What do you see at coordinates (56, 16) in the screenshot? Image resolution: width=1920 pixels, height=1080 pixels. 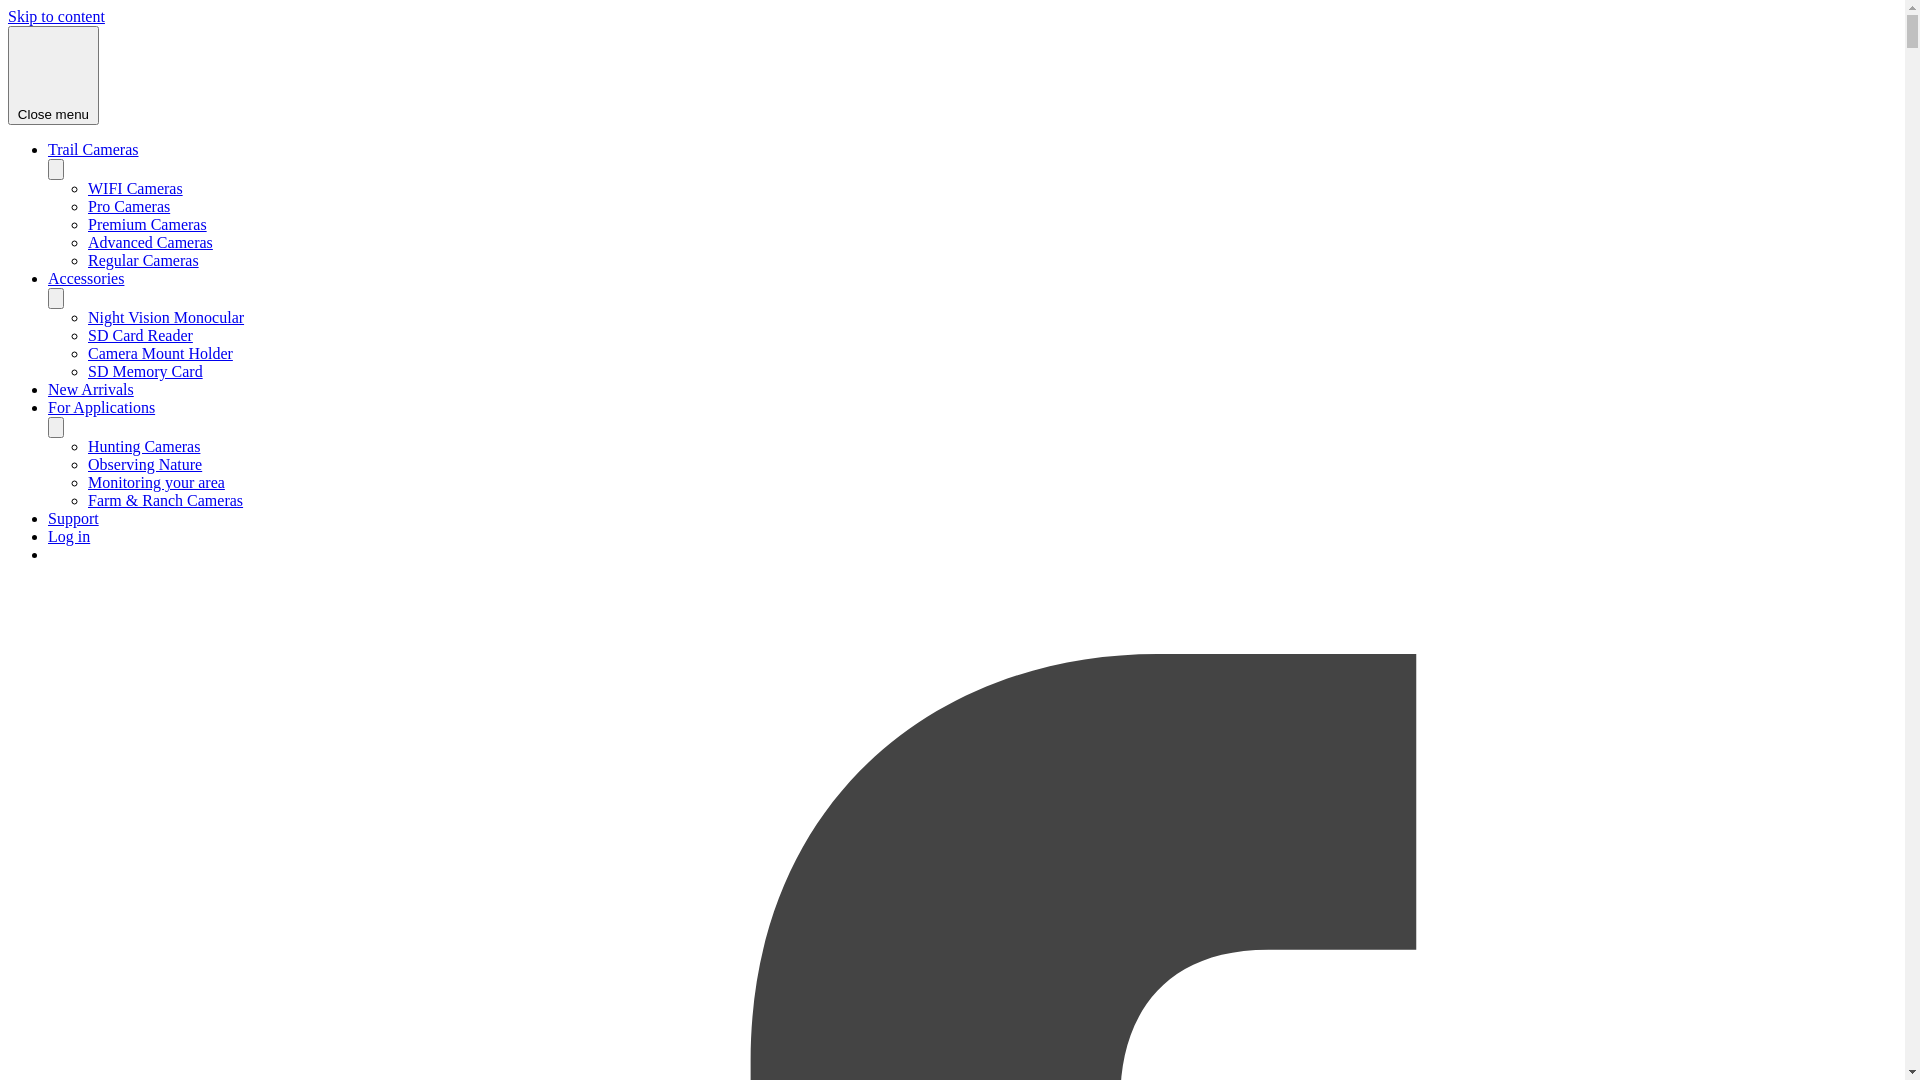 I see `'Skip to content'` at bounding box center [56, 16].